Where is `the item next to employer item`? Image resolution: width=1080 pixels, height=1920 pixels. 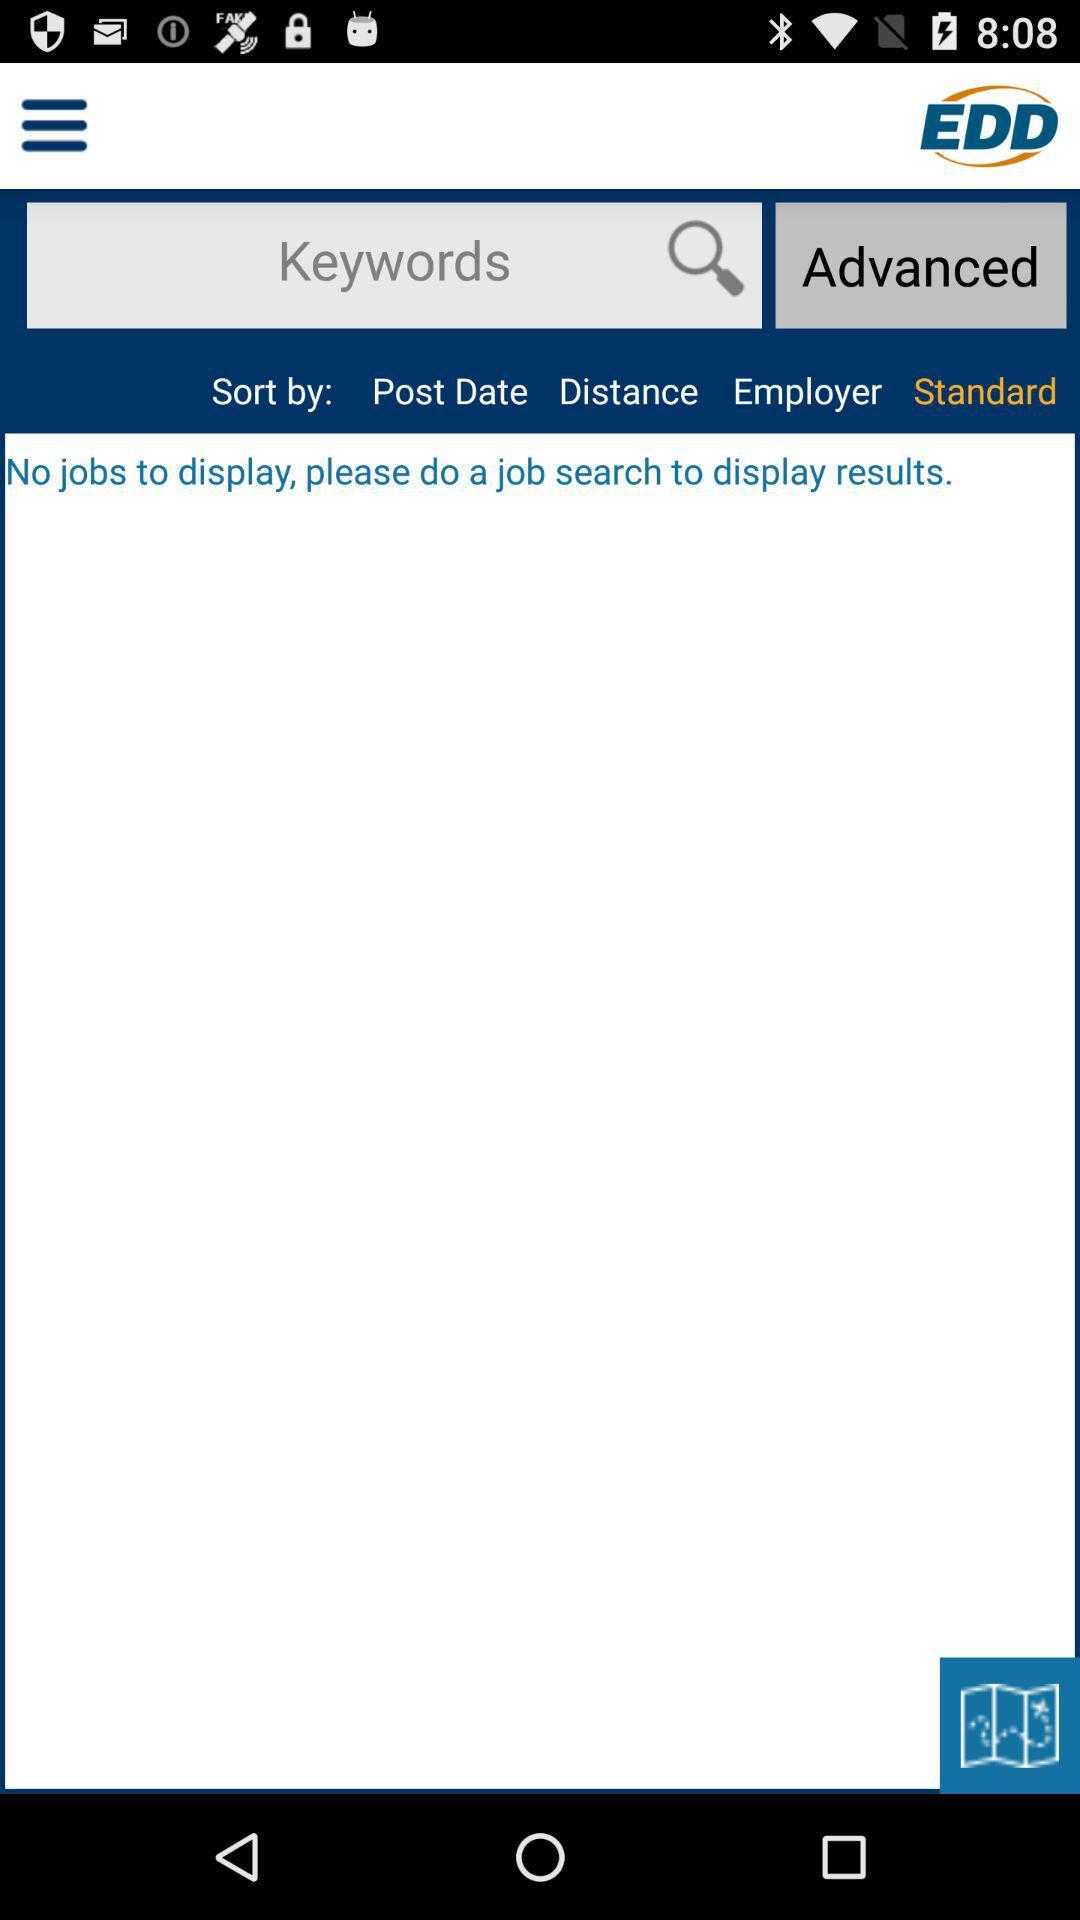 the item next to employer item is located at coordinates (627, 390).